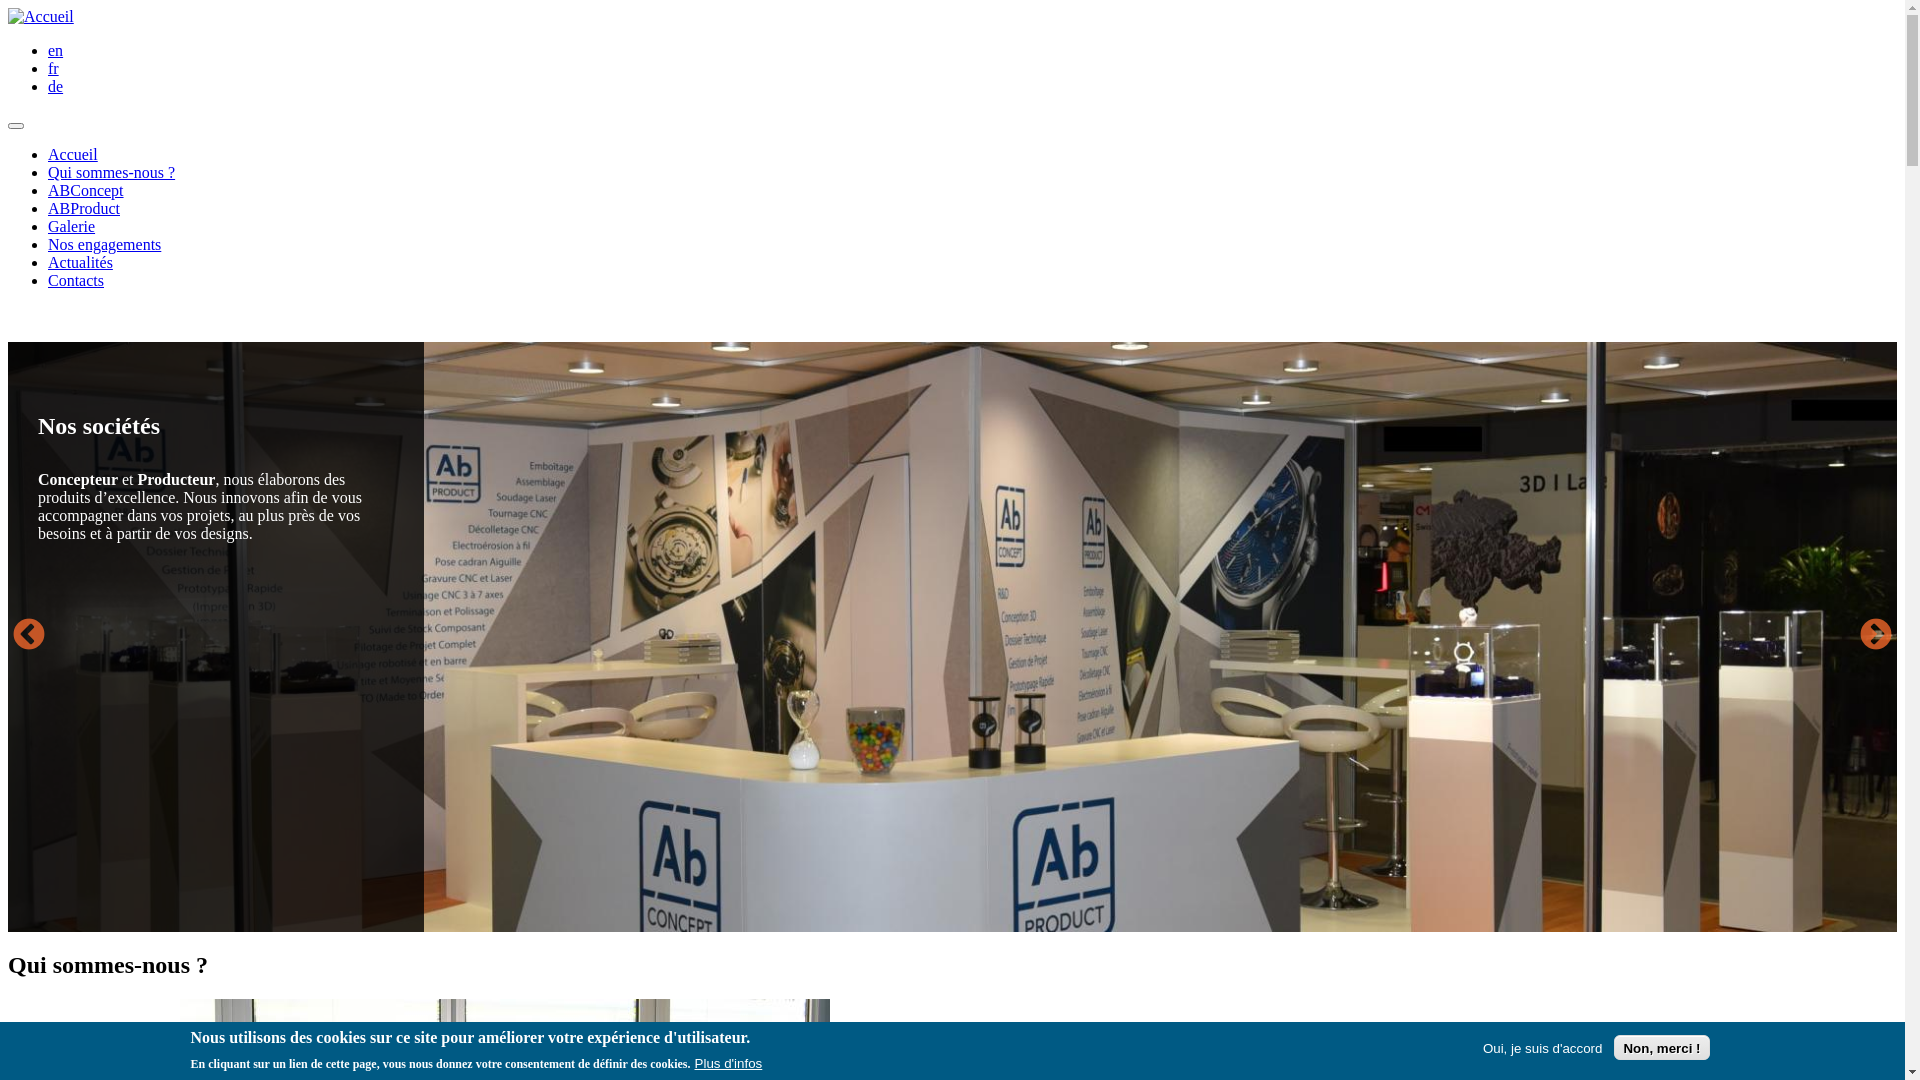 The width and height of the screenshot is (1920, 1080). Describe the element at coordinates (76, 280) in the screenshot. I see `'Contacts'` at that location.